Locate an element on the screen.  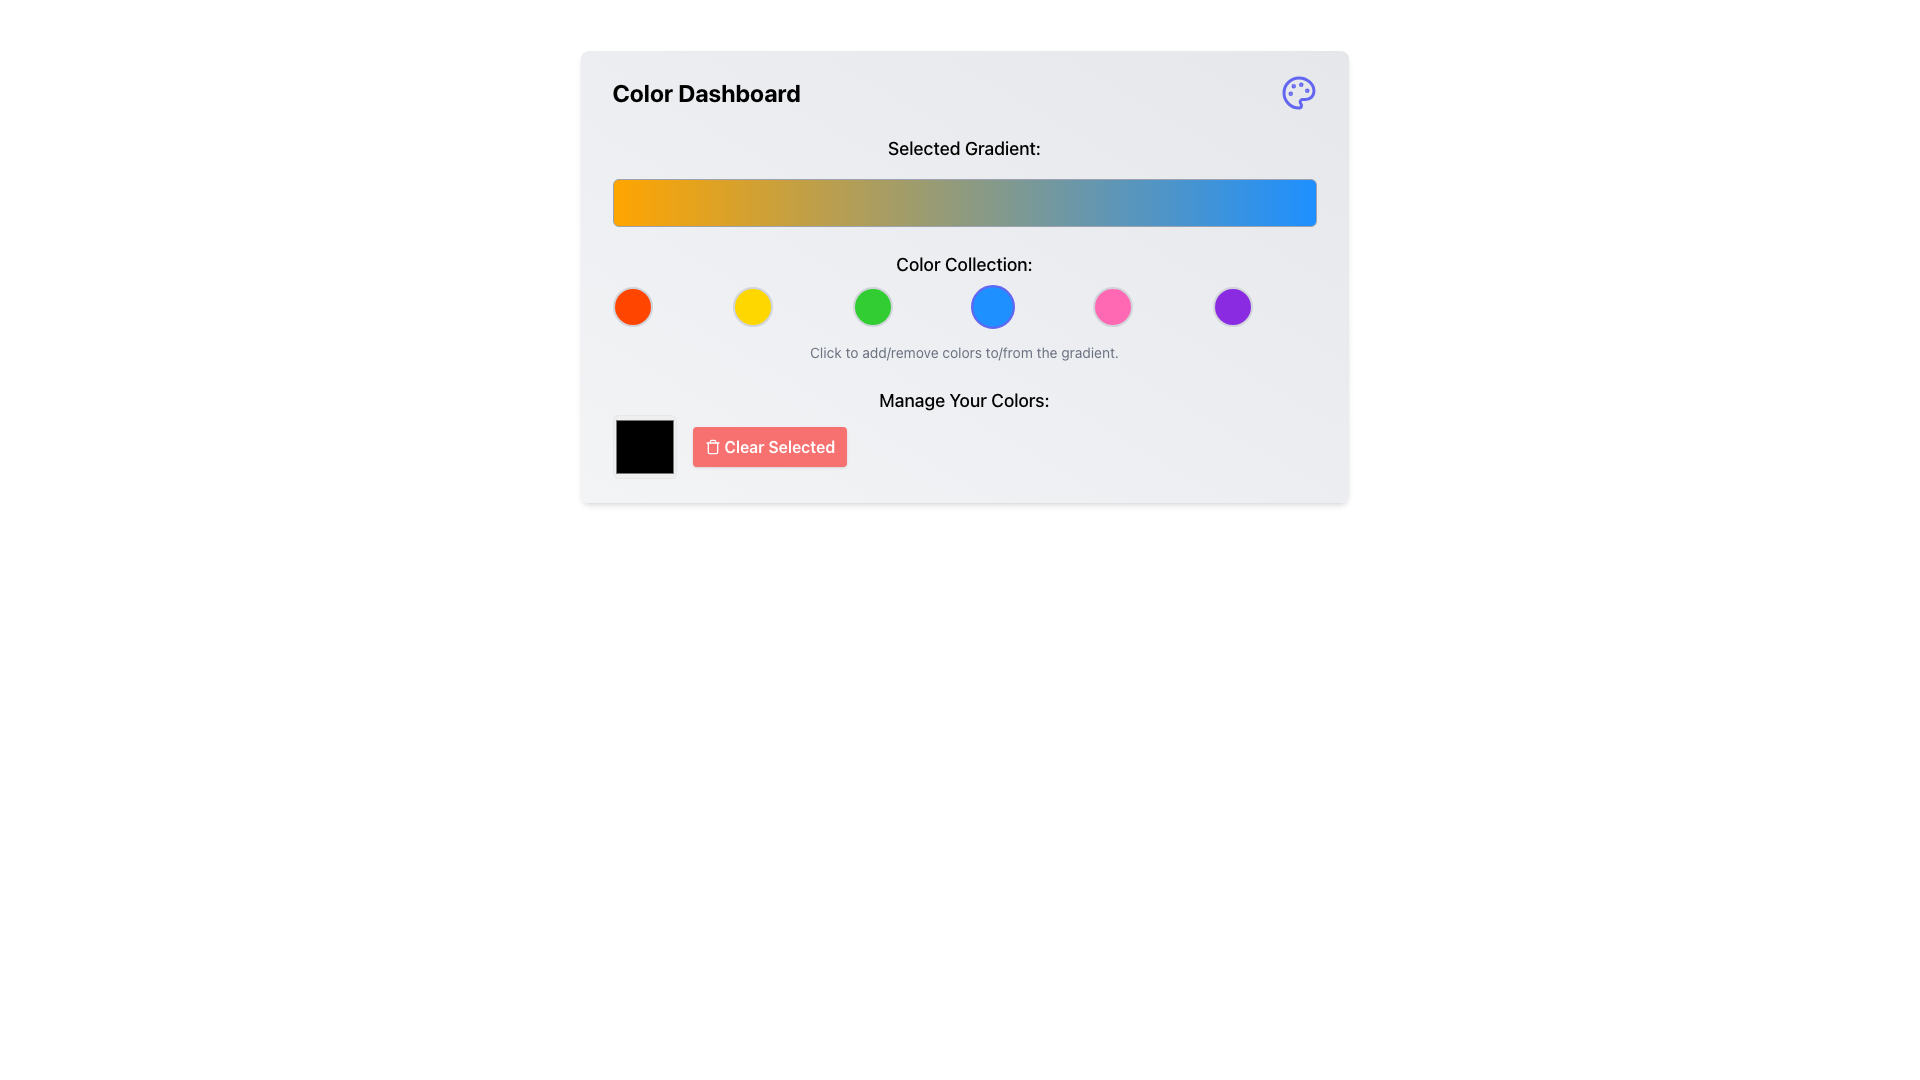
the gradient selection is located at coordinates (689, 203).